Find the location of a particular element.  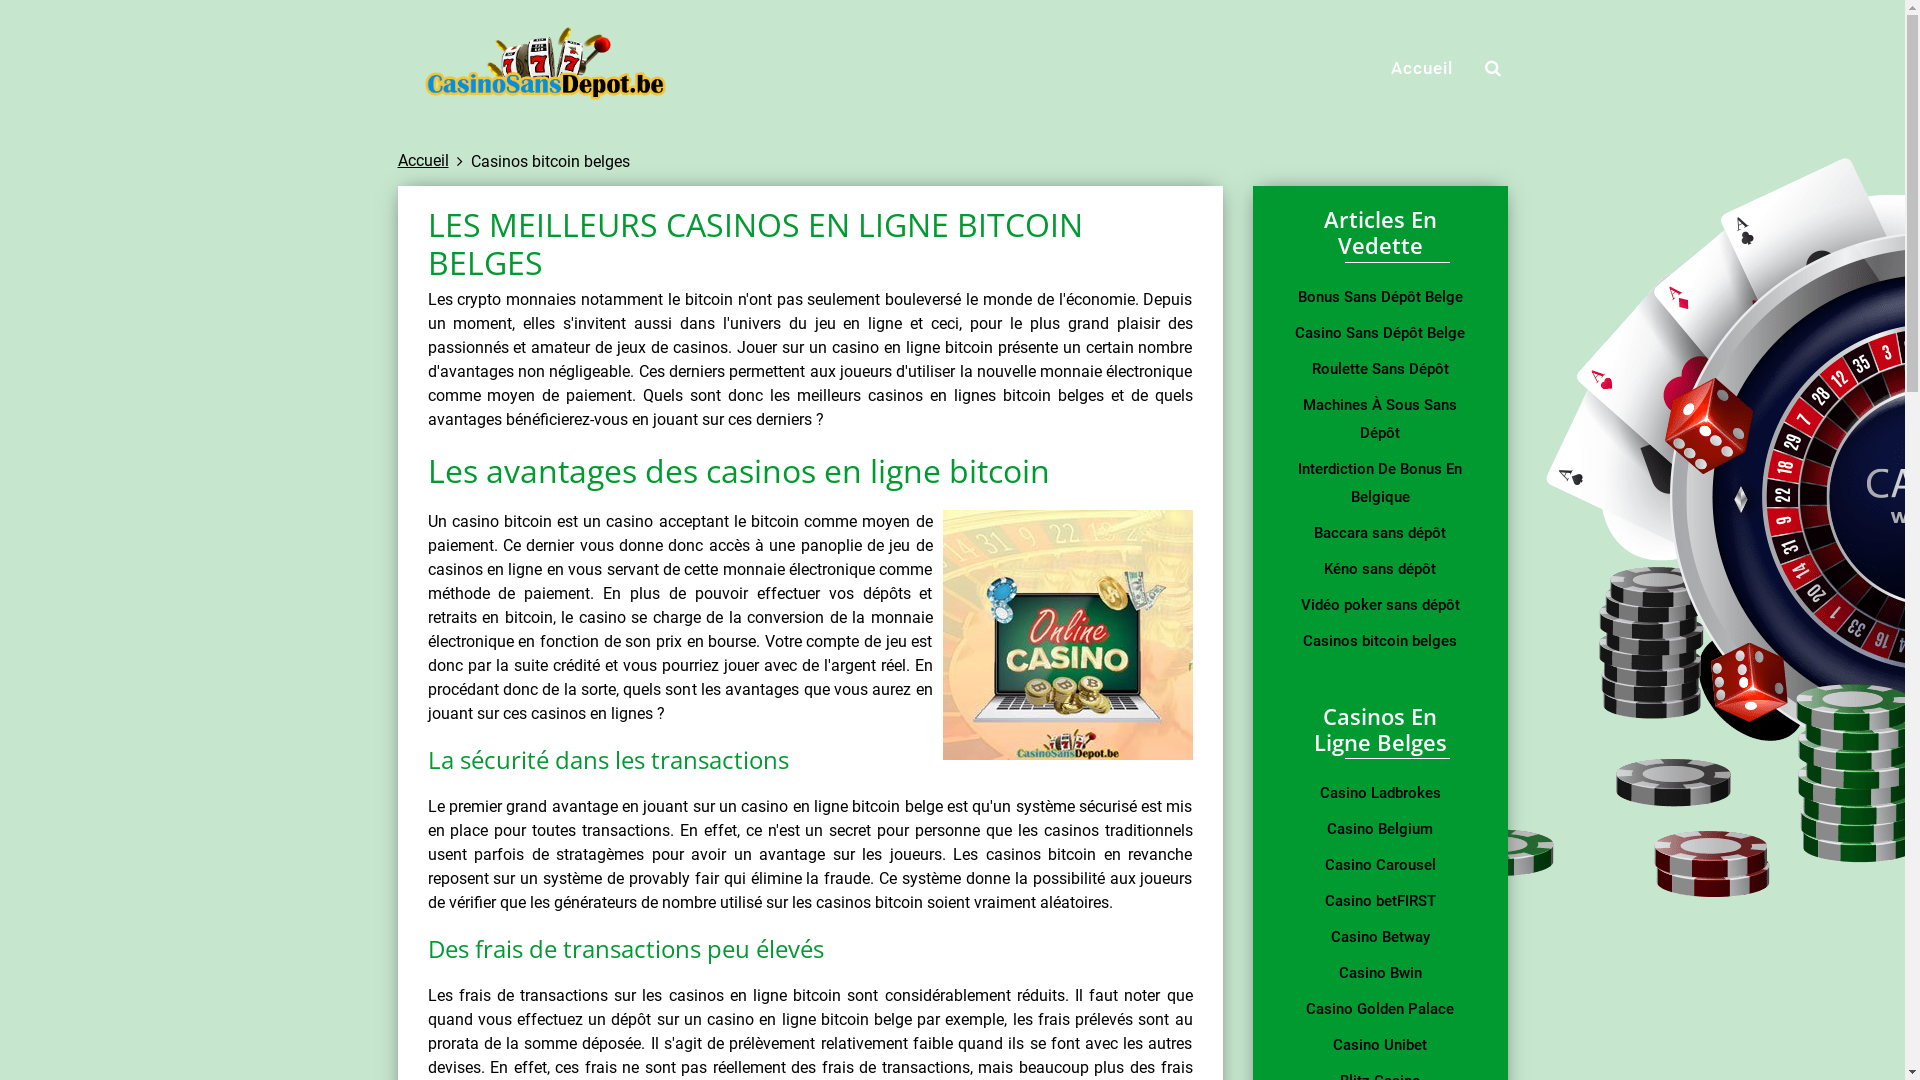

'Casino betFIRST' is located at coordinates (1378, 901).